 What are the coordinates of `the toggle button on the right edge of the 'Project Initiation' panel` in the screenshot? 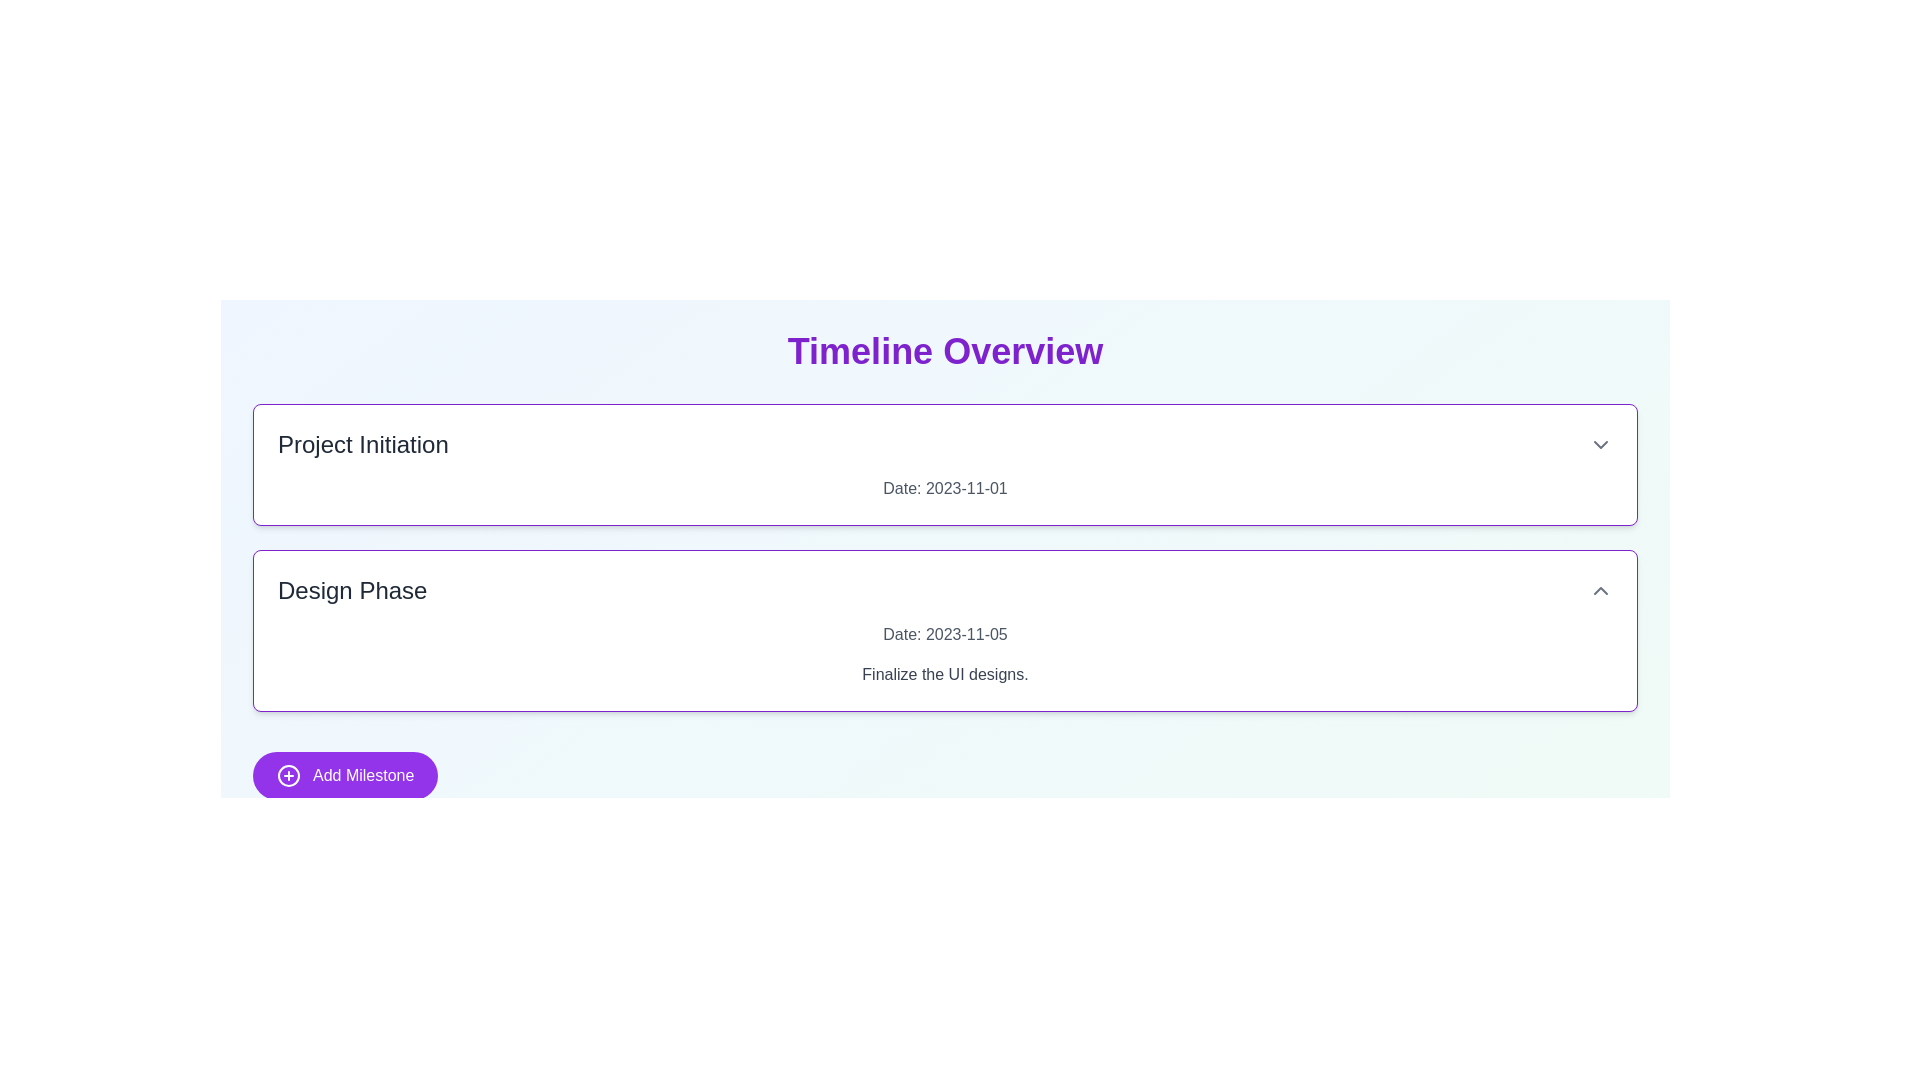 It's located at (1601, 443).